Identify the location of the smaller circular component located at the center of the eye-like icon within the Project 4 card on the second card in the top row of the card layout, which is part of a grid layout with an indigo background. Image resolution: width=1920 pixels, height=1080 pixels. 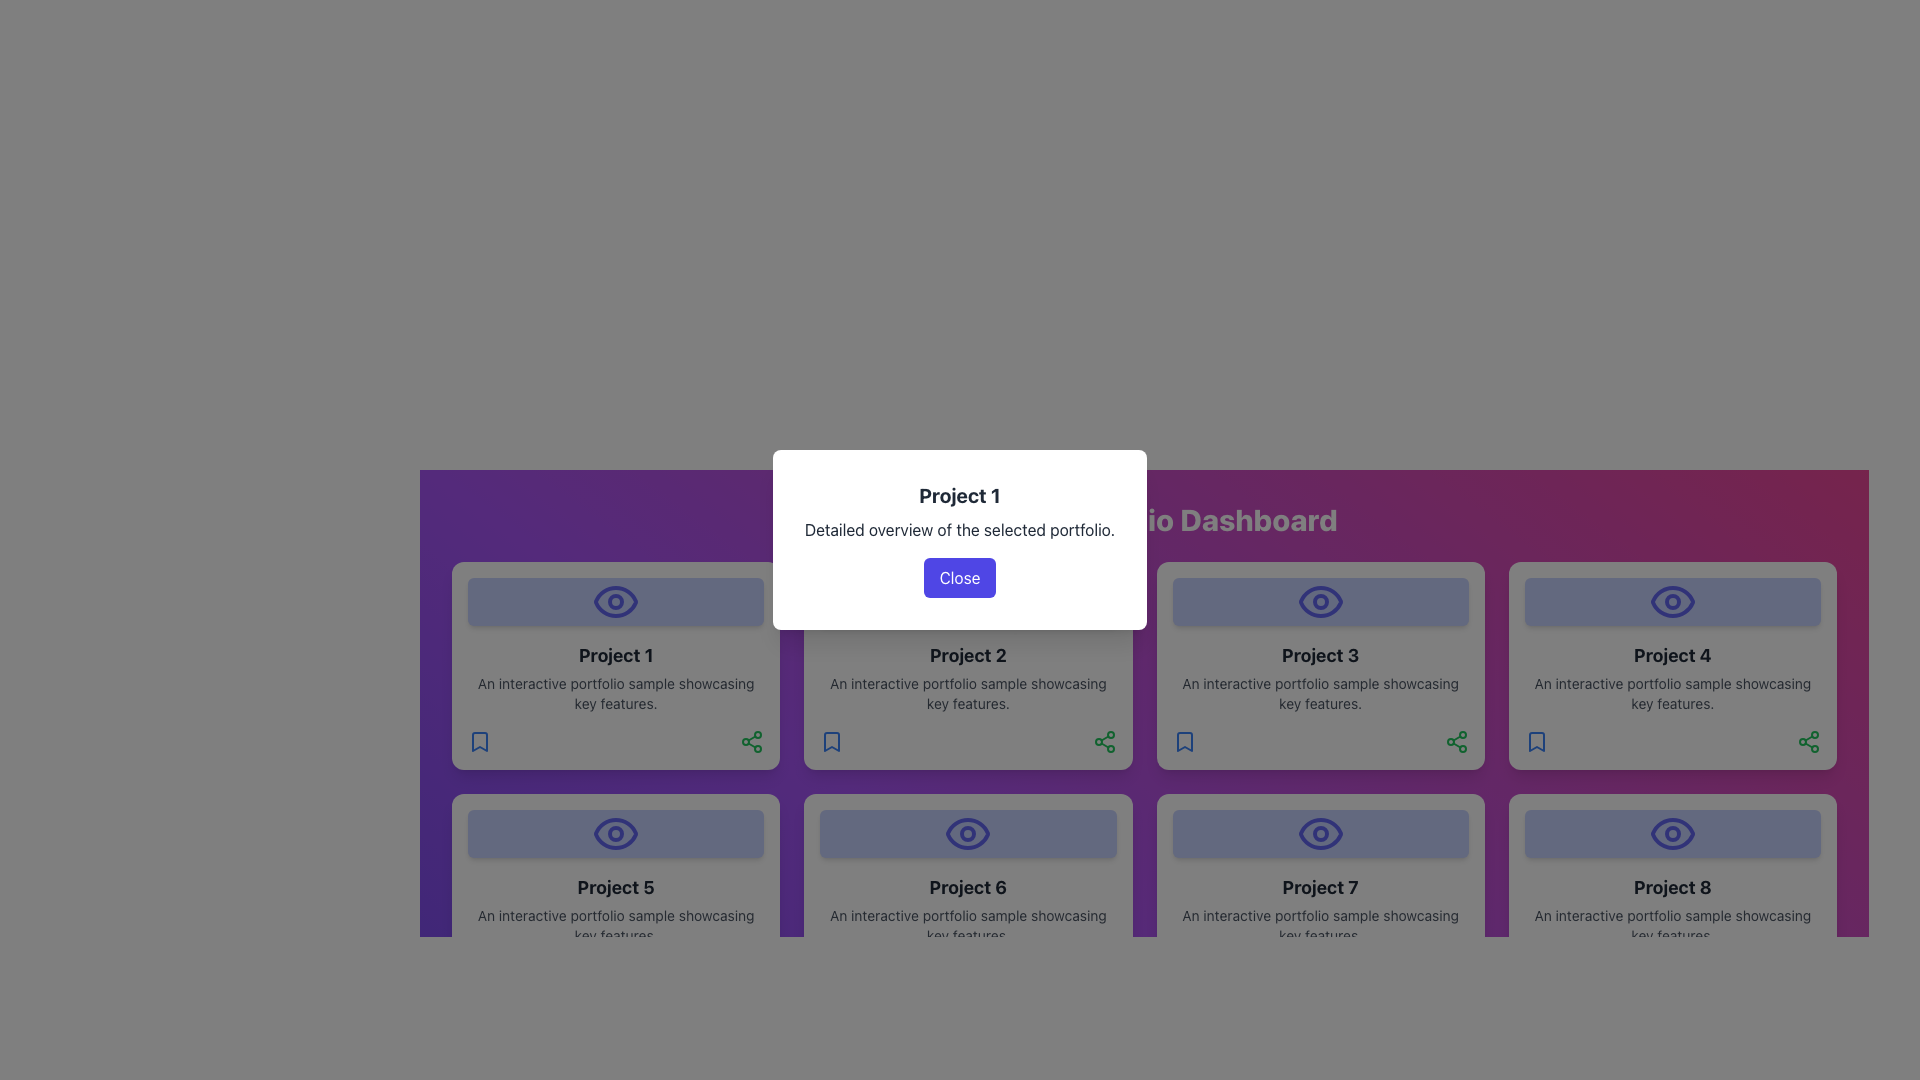
(1672, 600).